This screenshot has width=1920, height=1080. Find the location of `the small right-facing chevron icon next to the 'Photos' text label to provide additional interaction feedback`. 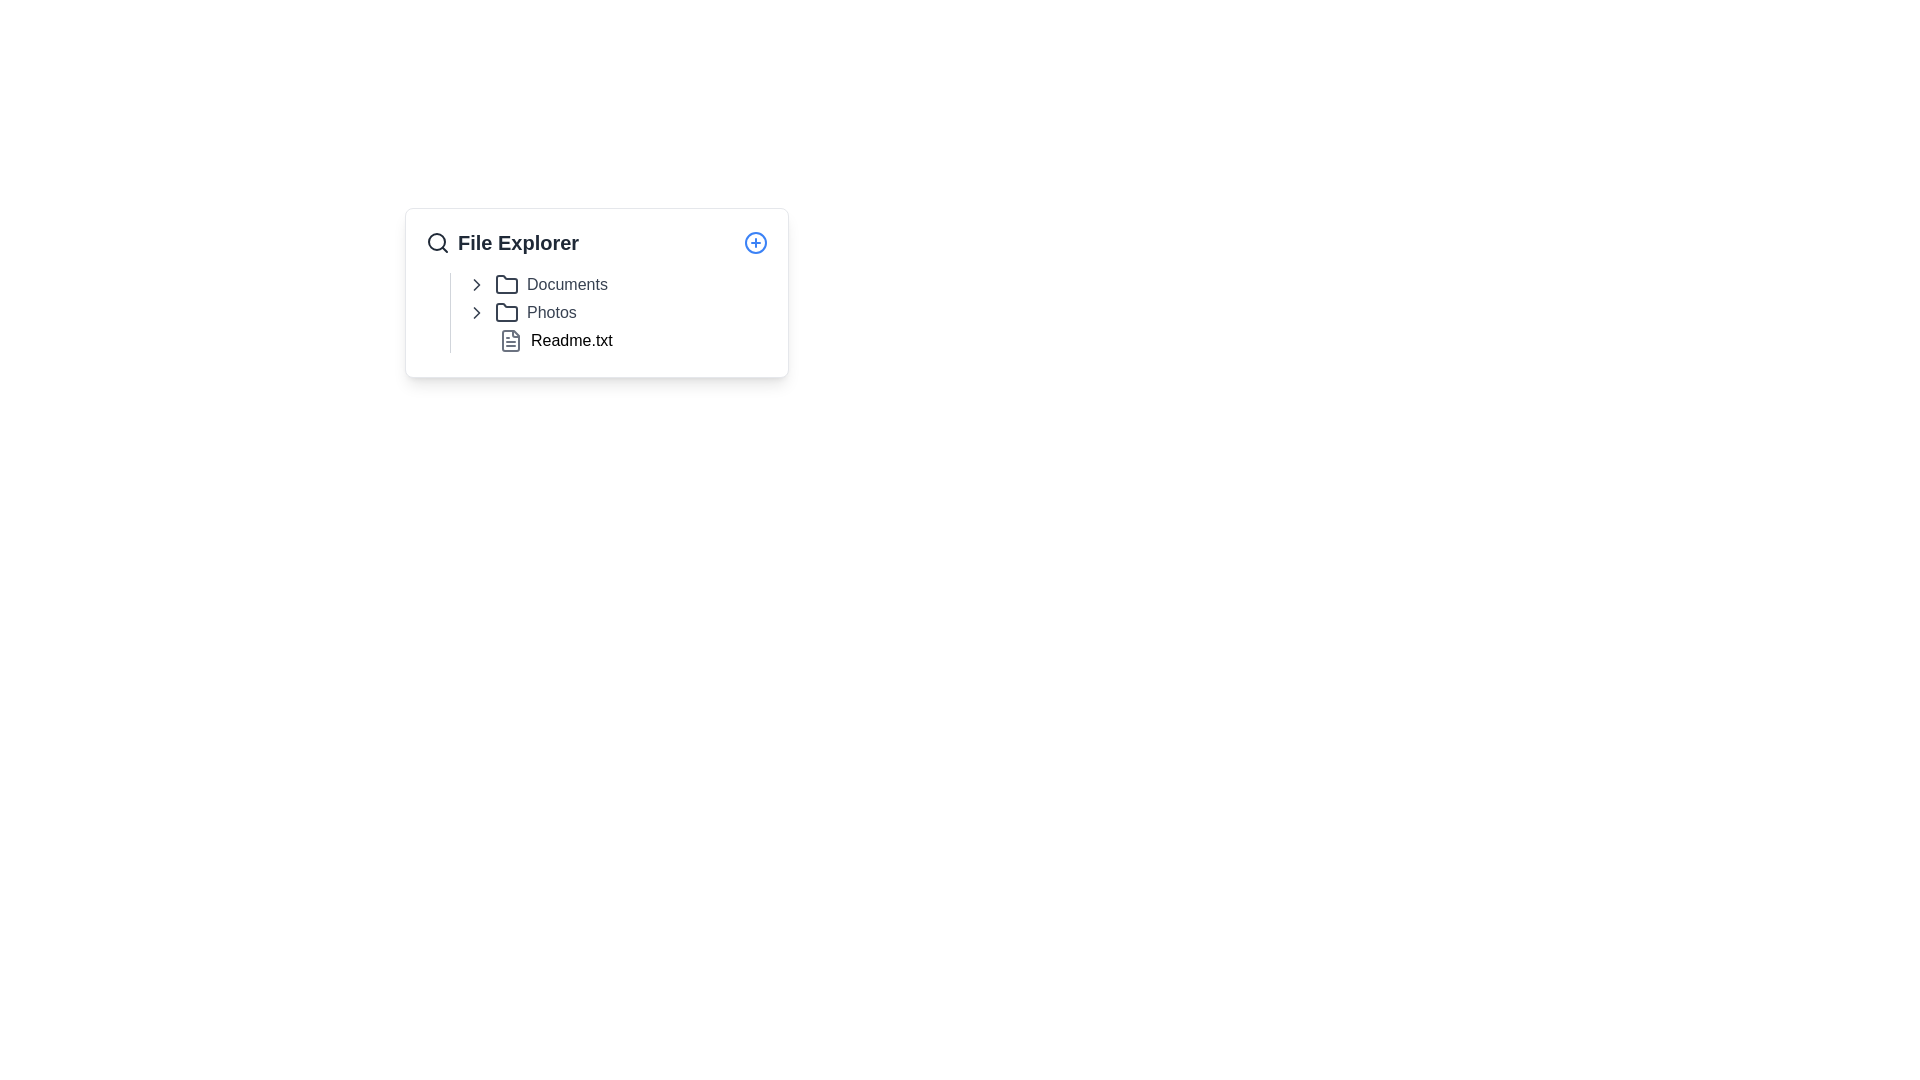

the small right-facing chevron icon next to the 'Photos' text label to provide additional interaction feedback is located at coordinates (475, 312).